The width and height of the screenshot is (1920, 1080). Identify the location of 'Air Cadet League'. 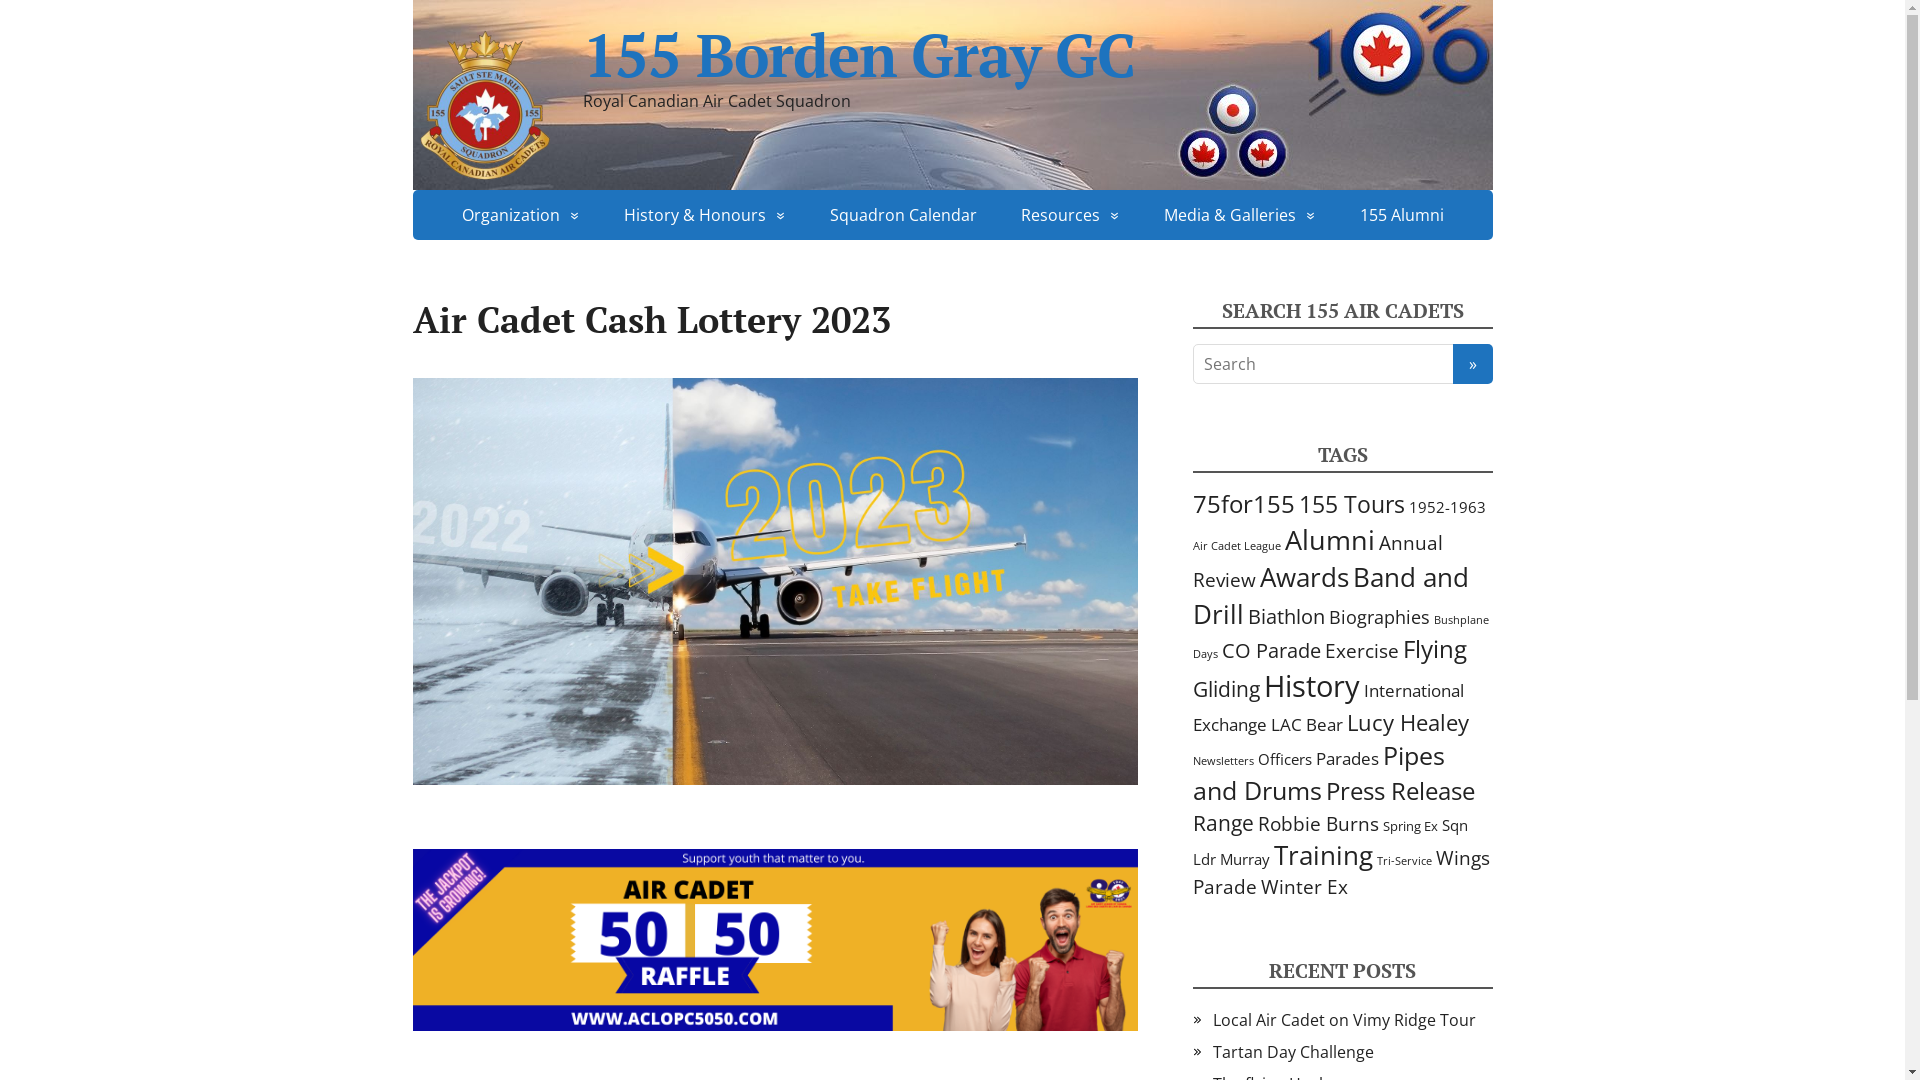
(1235, 546).